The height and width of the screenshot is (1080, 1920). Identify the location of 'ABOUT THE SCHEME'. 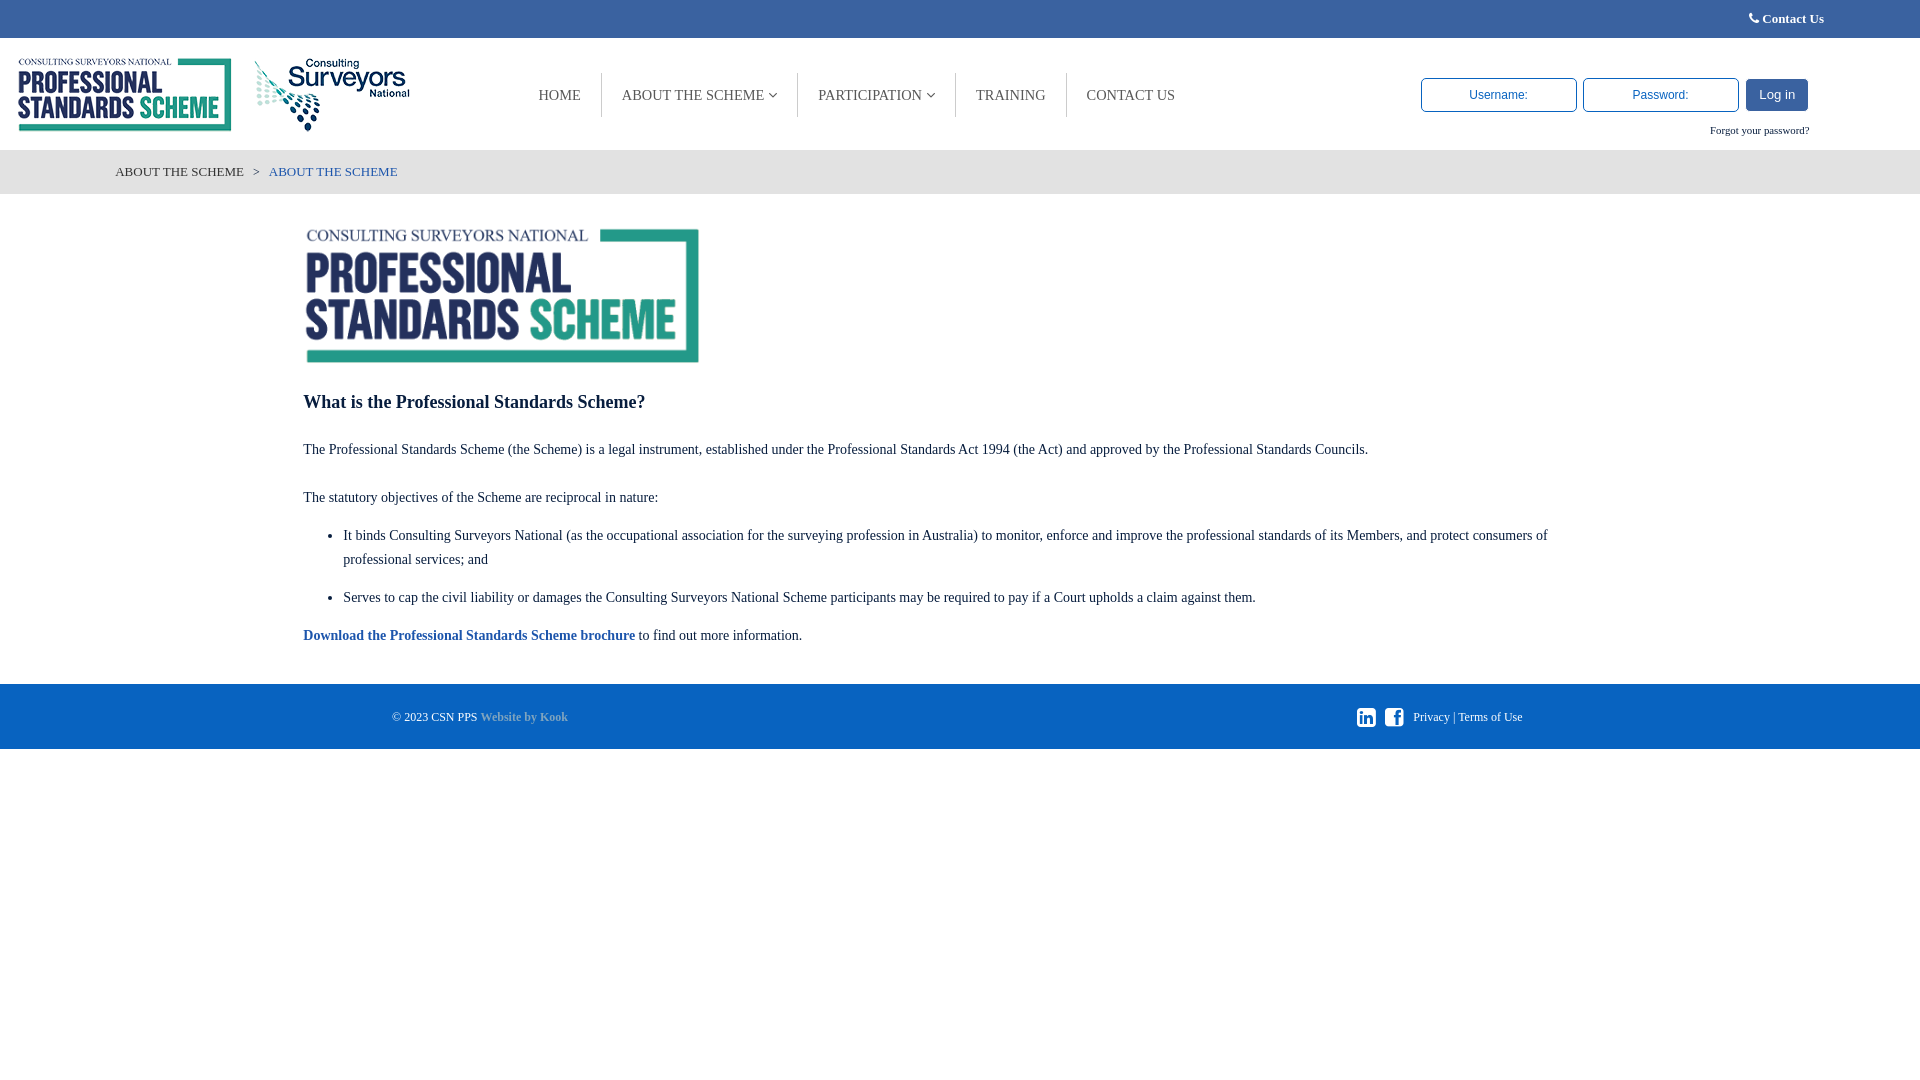
(700, 95).